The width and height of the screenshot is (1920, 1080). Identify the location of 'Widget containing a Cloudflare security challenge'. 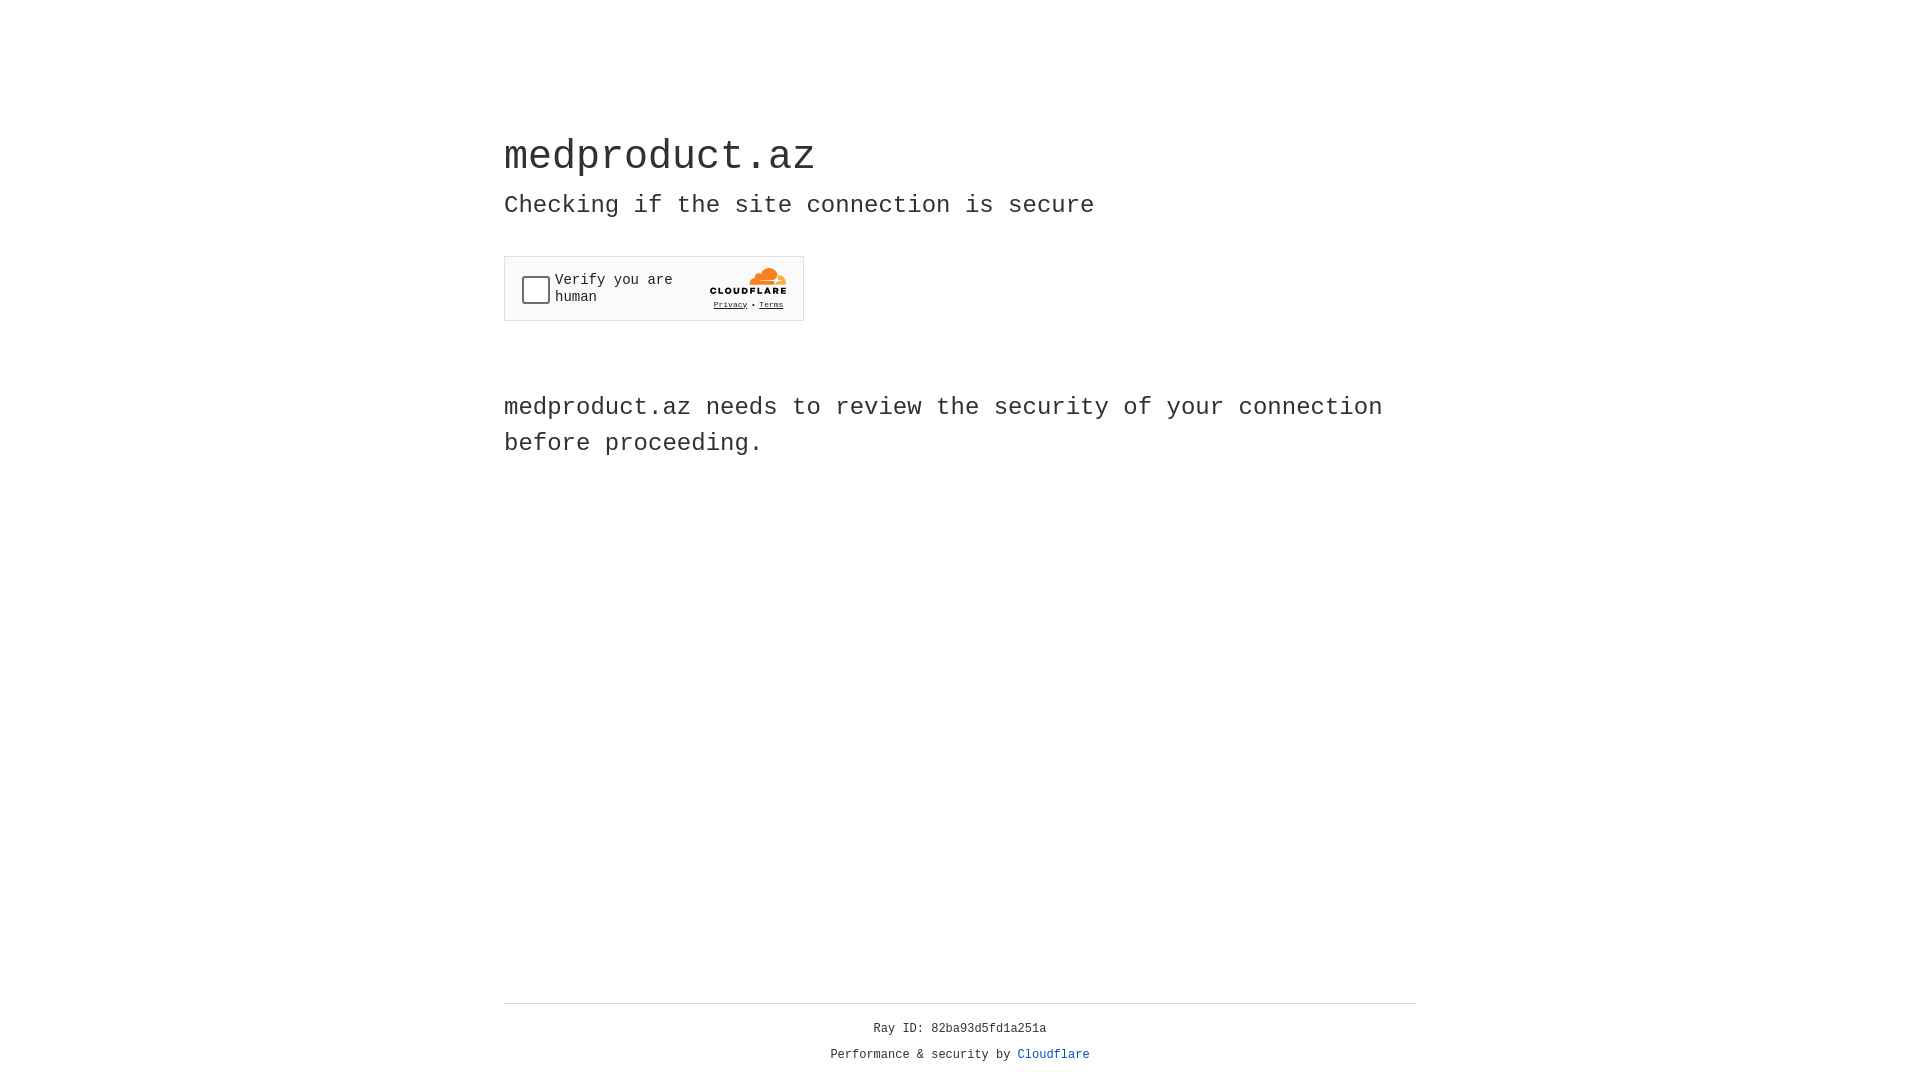
(653, 288).